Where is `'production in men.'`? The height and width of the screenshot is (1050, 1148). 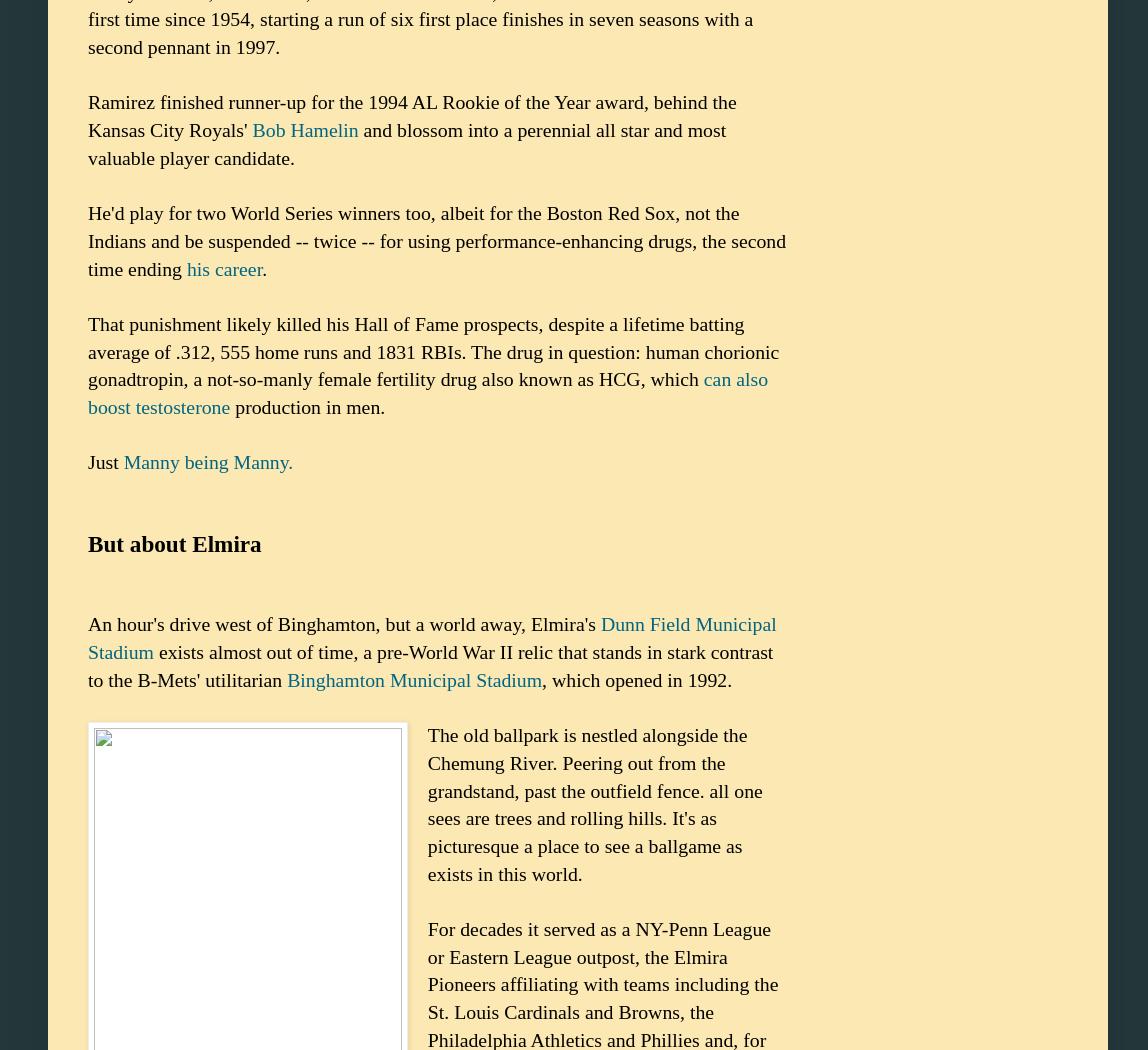 'production in men.' is located at coordinates (307, 406).